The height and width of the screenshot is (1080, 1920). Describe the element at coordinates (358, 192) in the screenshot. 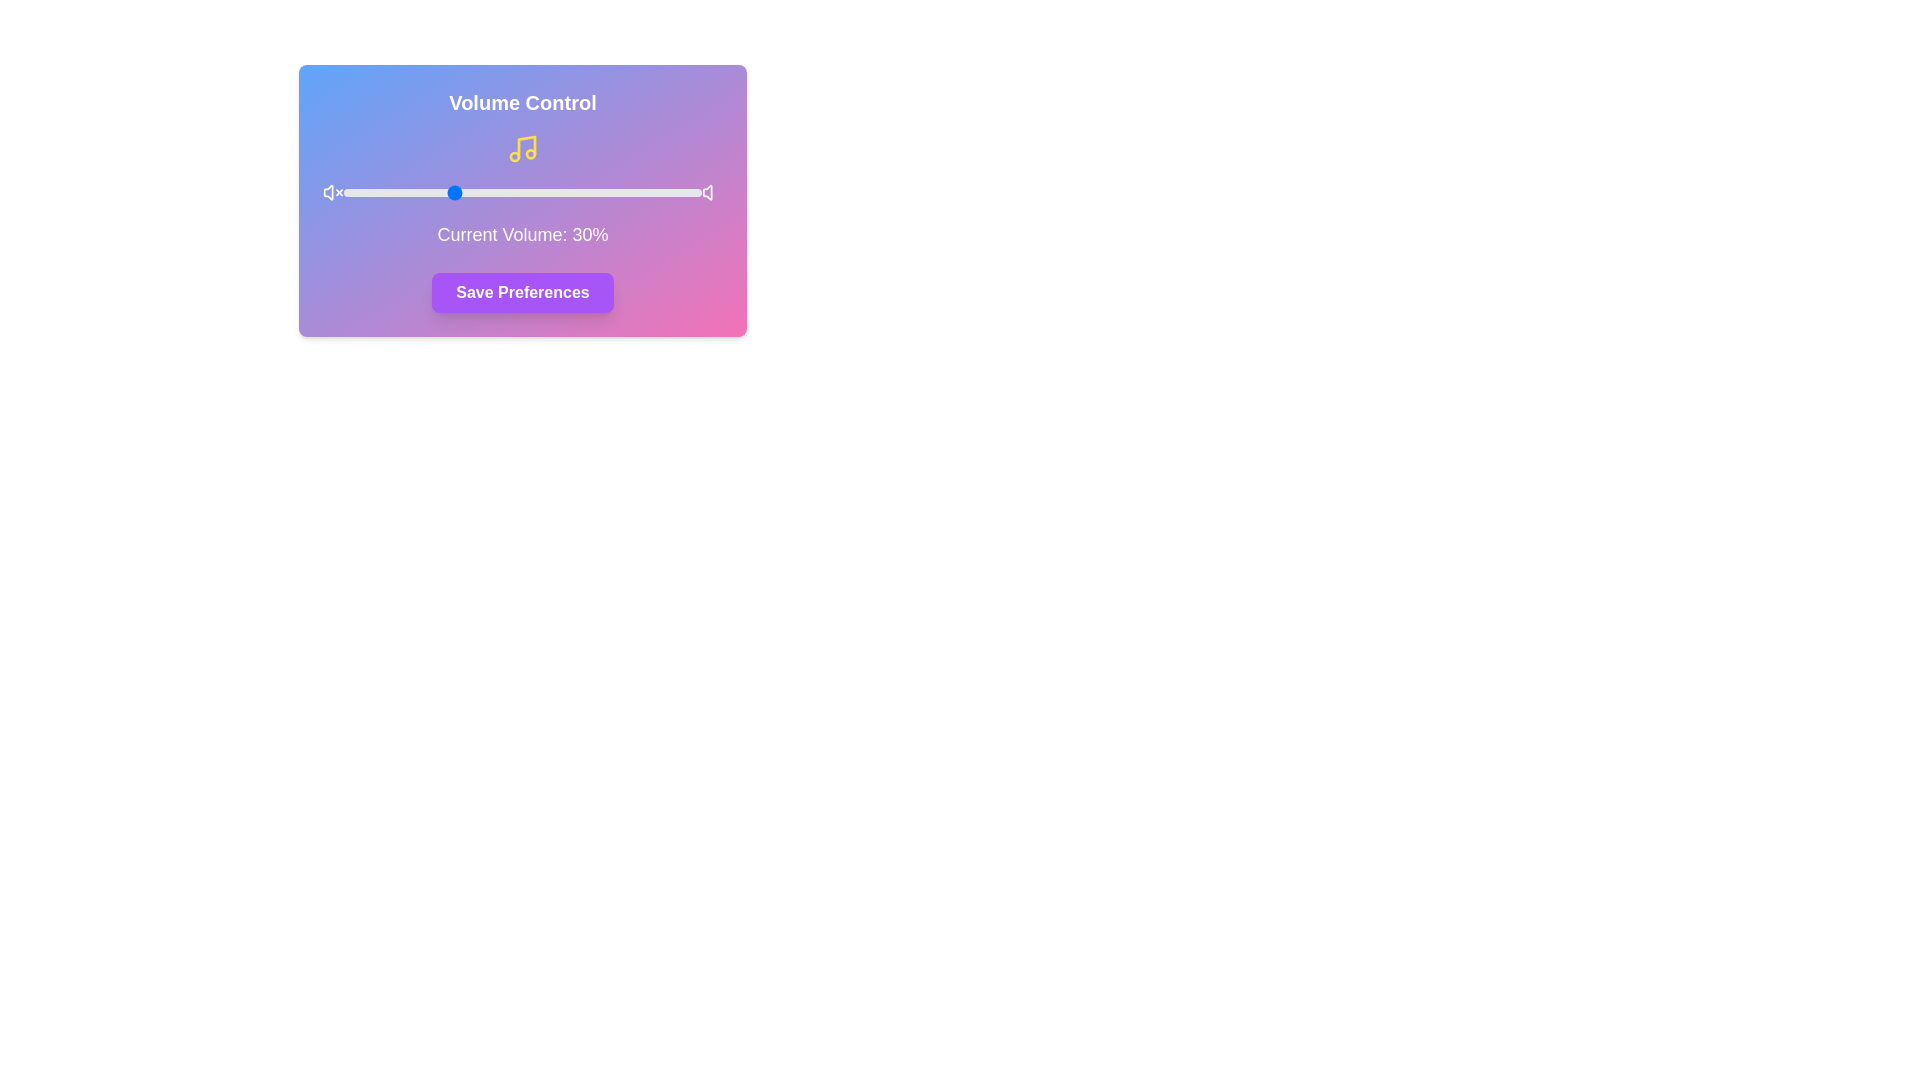

I see `the volume slider to set it to 4%` at that location.